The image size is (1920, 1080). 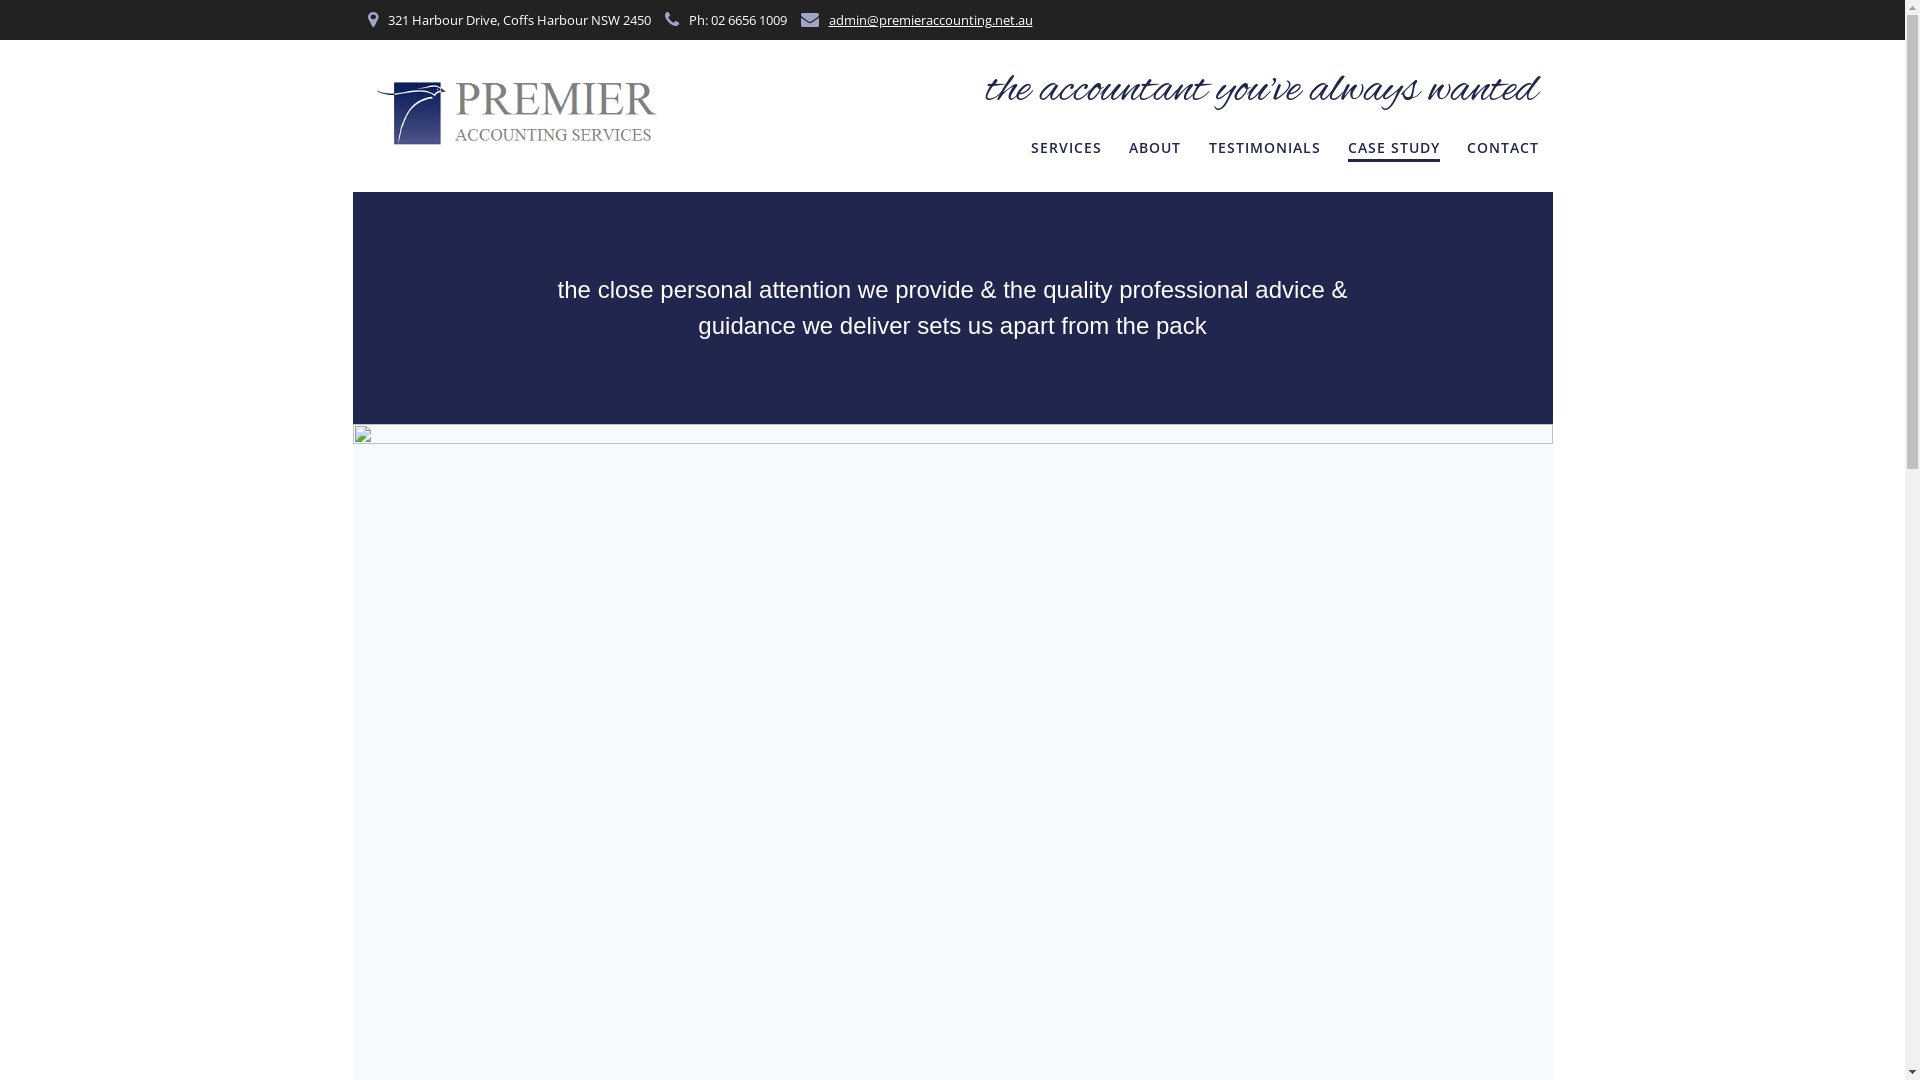 I want to click on 'CASE STUDY', so click(x=1392, y=148).